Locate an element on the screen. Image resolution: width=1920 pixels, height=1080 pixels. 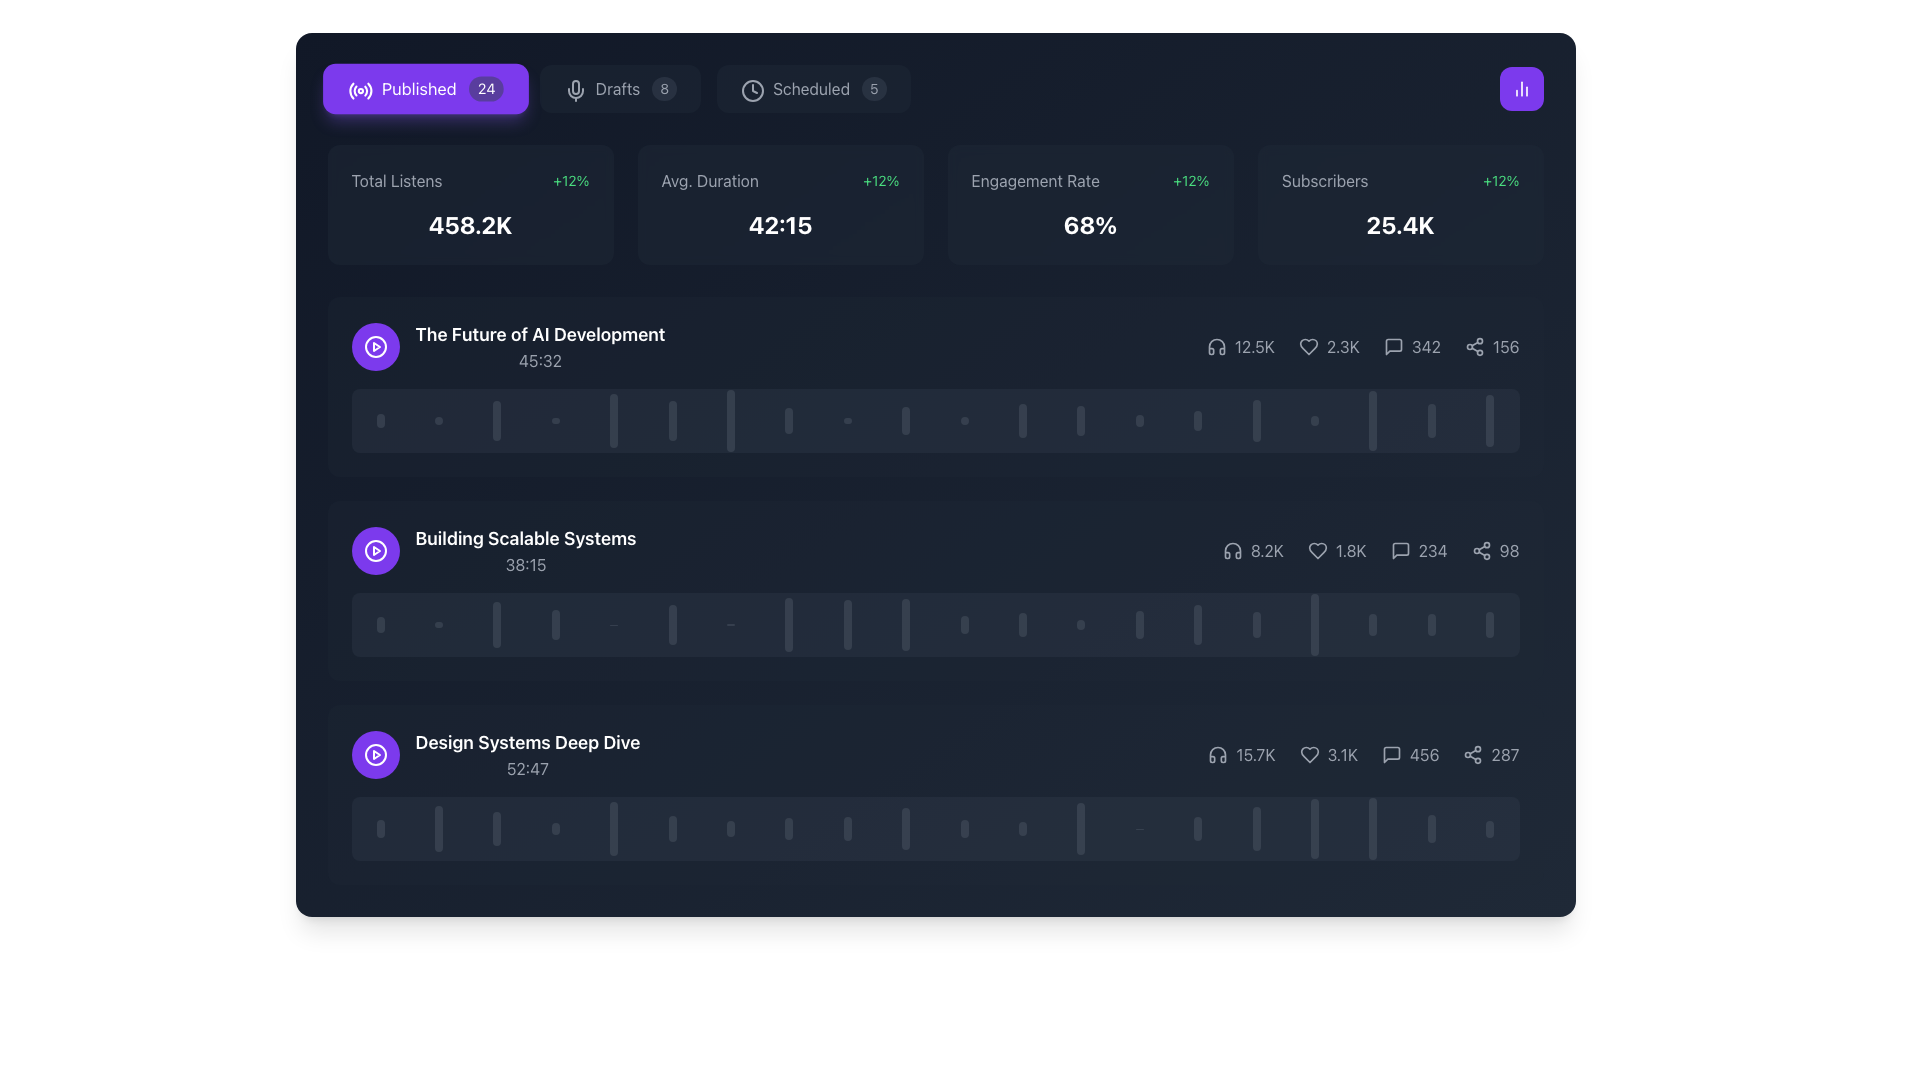
the fifth vertical bar in the horizontal set of nineteen bars that serves as a visual indicator in the playback timeline of the audio titled 'The Future of AI Development' is located at coordinates (613, 419).